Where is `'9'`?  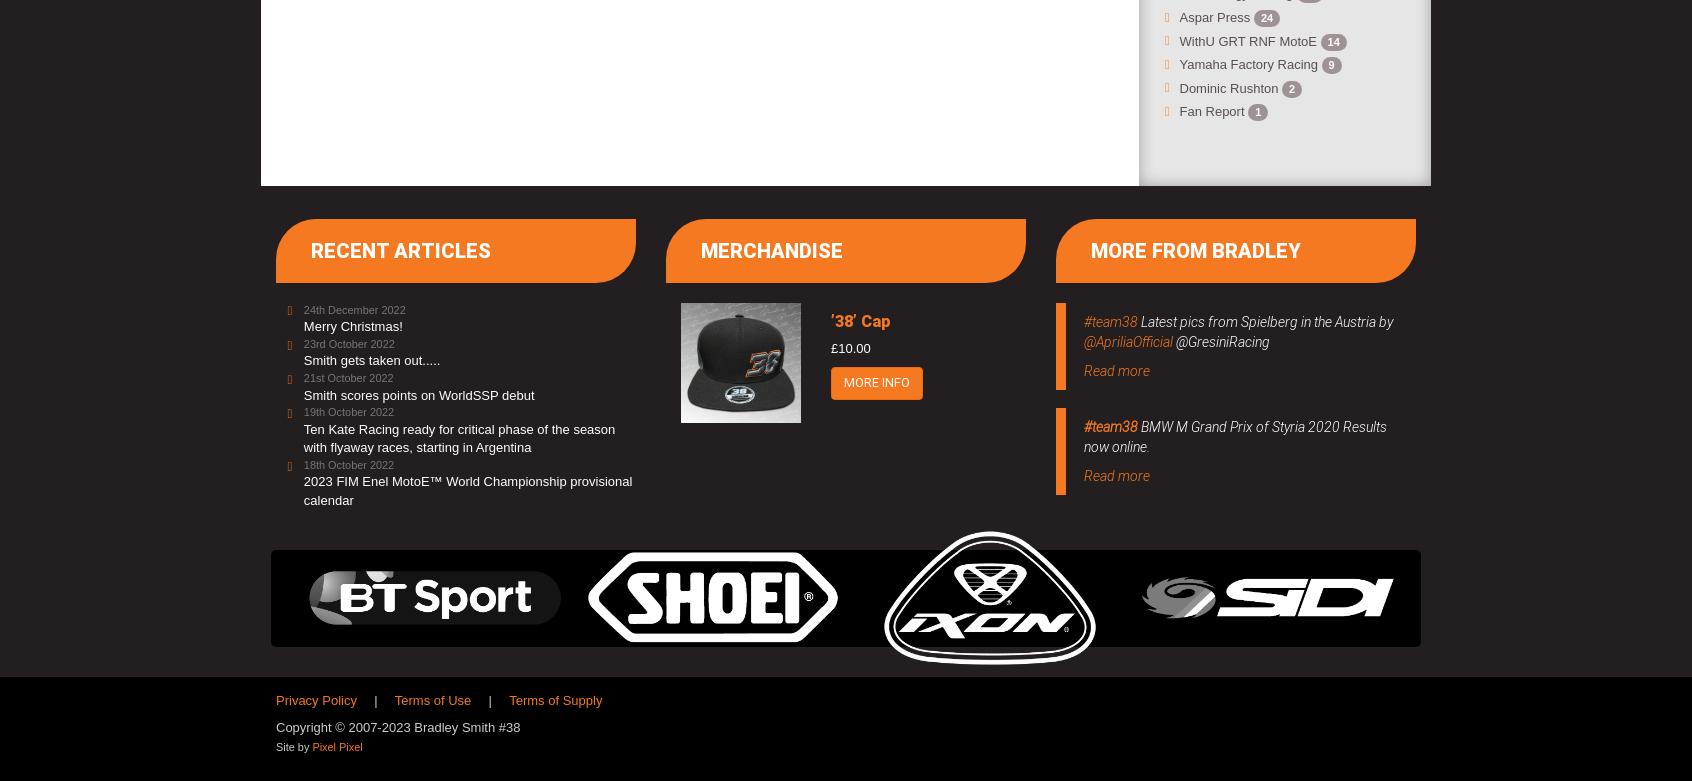 '9' is located at coordinates (1329, 64).